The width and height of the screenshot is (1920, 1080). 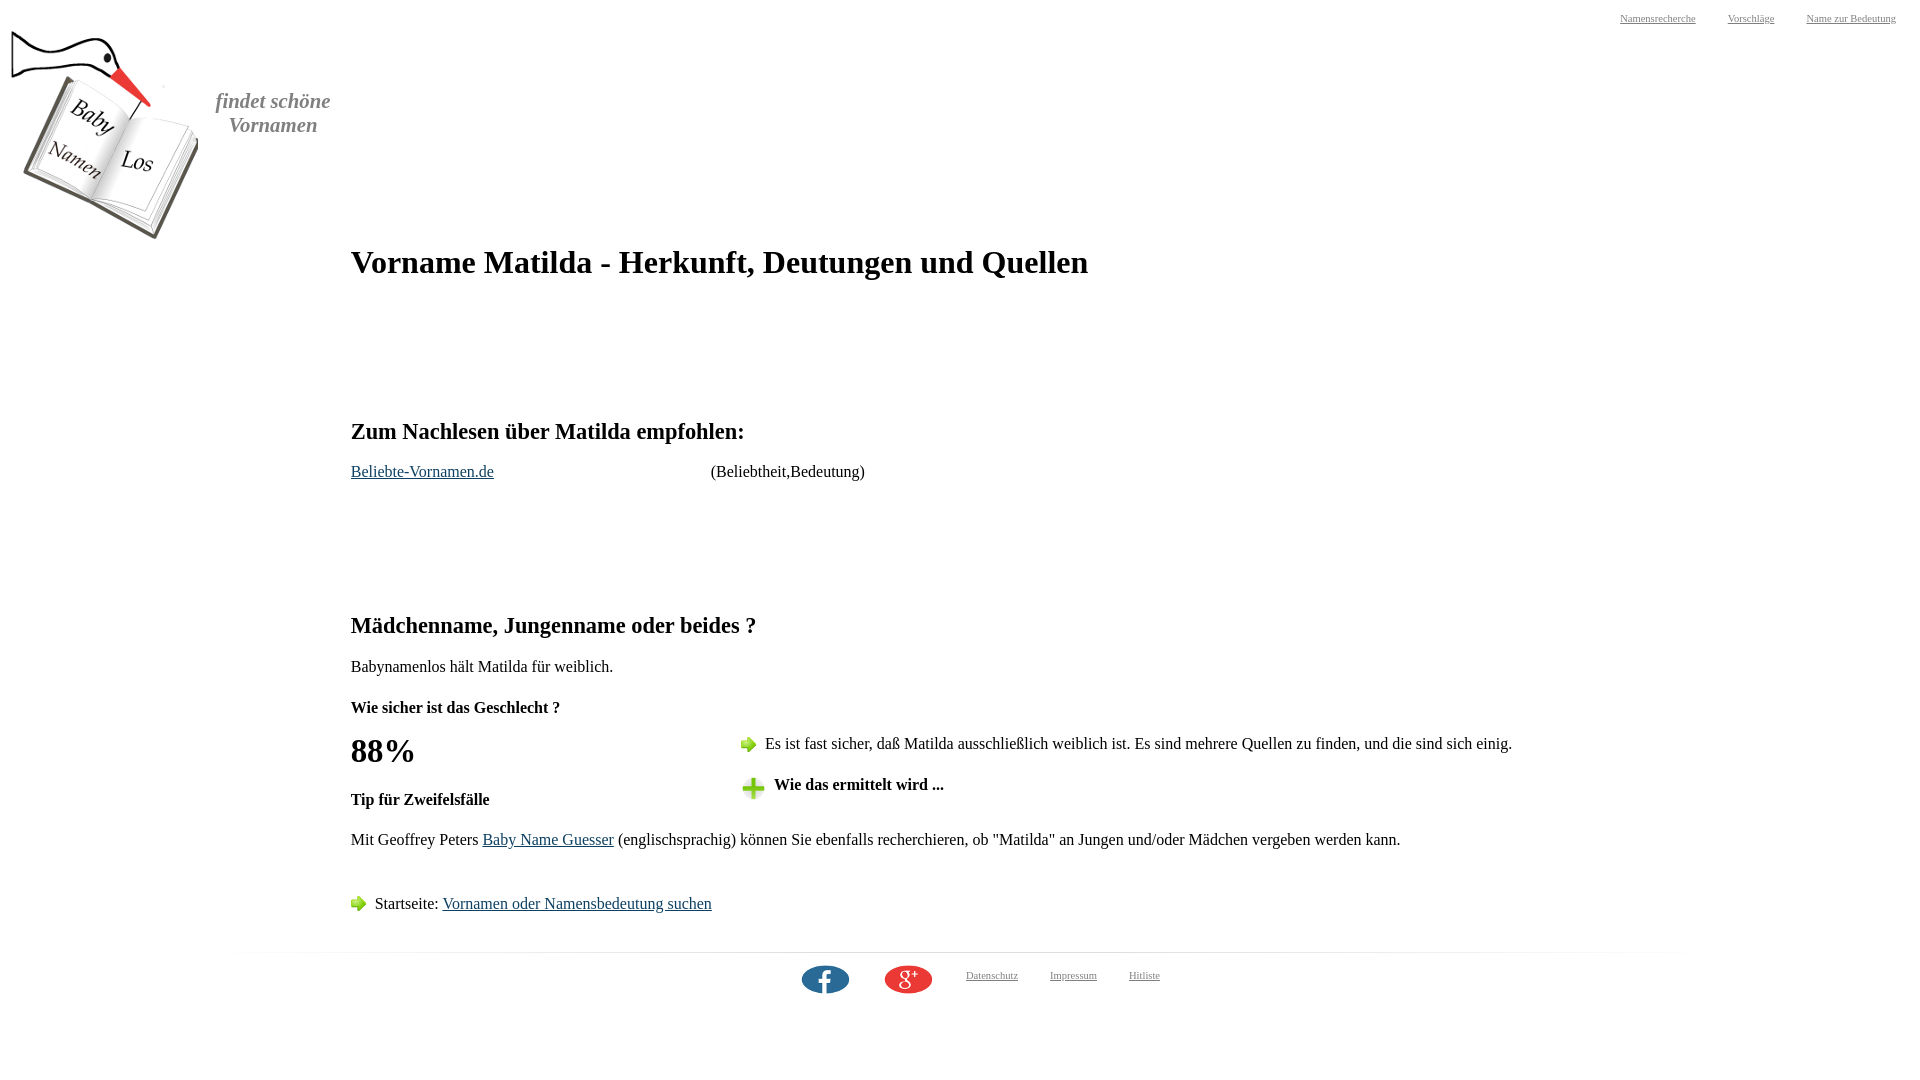 What do you see at coordinates (575, 903) in the screenshot?
I see `'Vornamen oder Namensbedeutung suchen'` at bounding box center [575, 903].